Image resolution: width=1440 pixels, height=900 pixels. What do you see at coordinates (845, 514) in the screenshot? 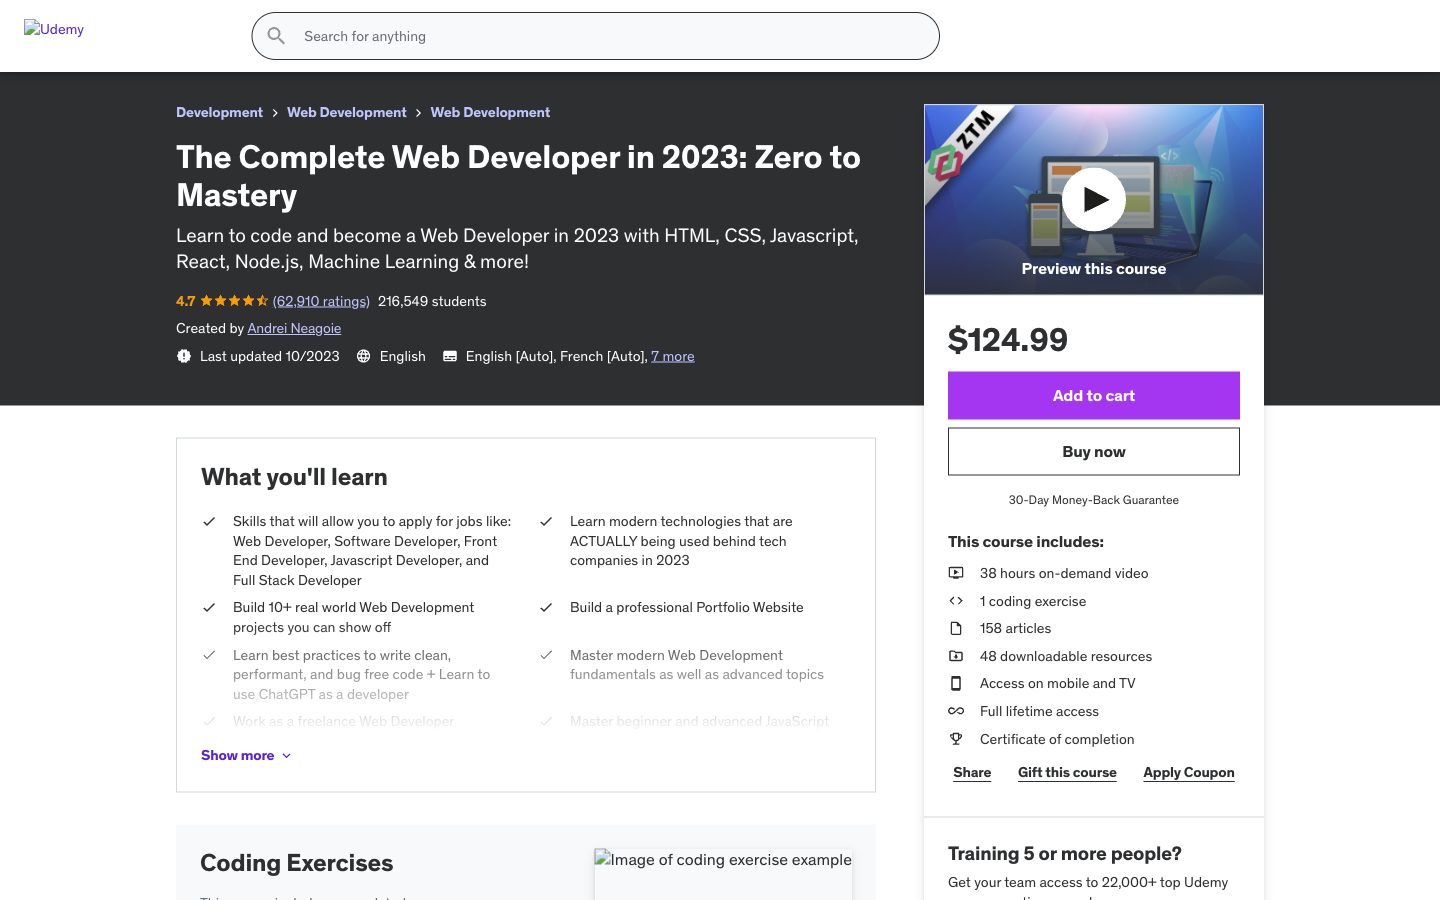
I see `Display the following photo of the product` at bounding box center [845, 514].